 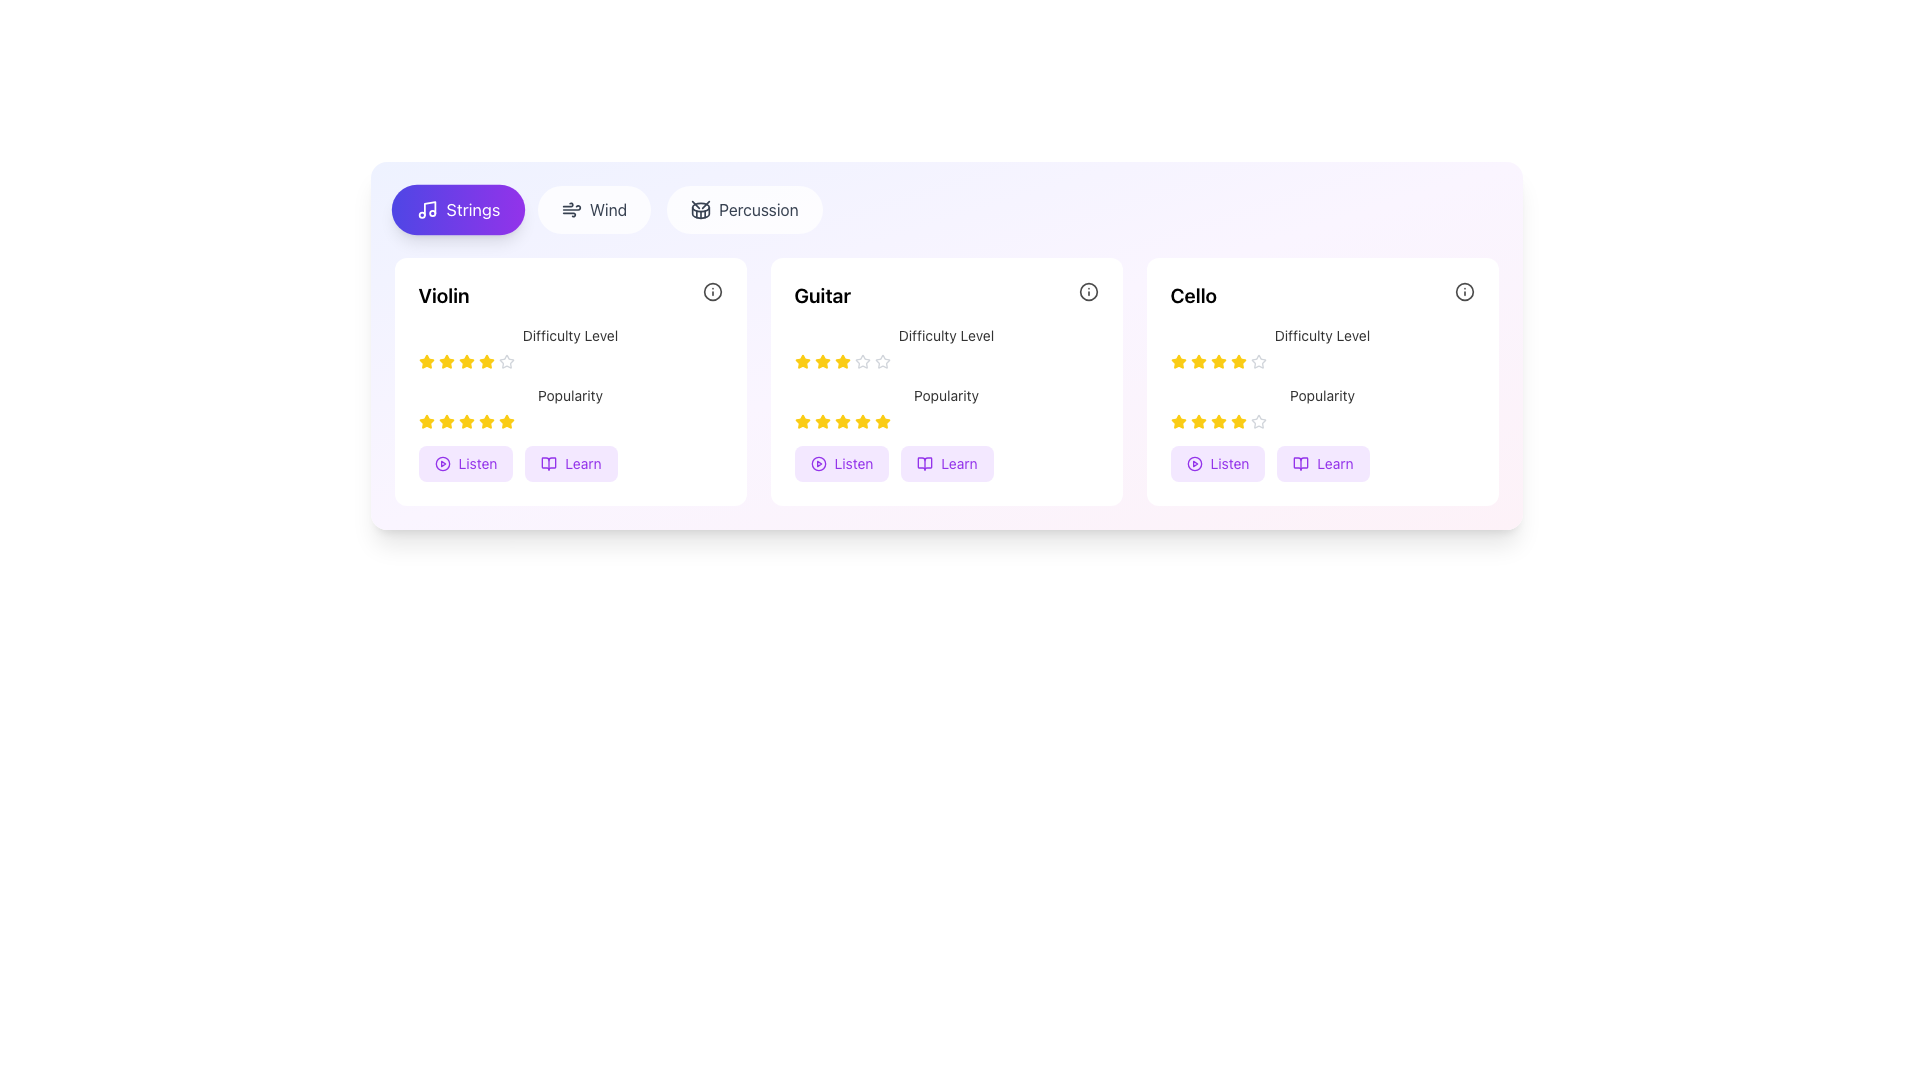 What do you see at coordinates (1178, 362) in the screenshot?
I see `the first rating star icon in the third card under the 'Cello' heading, which represents one unit of rating in a five-star system` at bounding box center [1178, 362].